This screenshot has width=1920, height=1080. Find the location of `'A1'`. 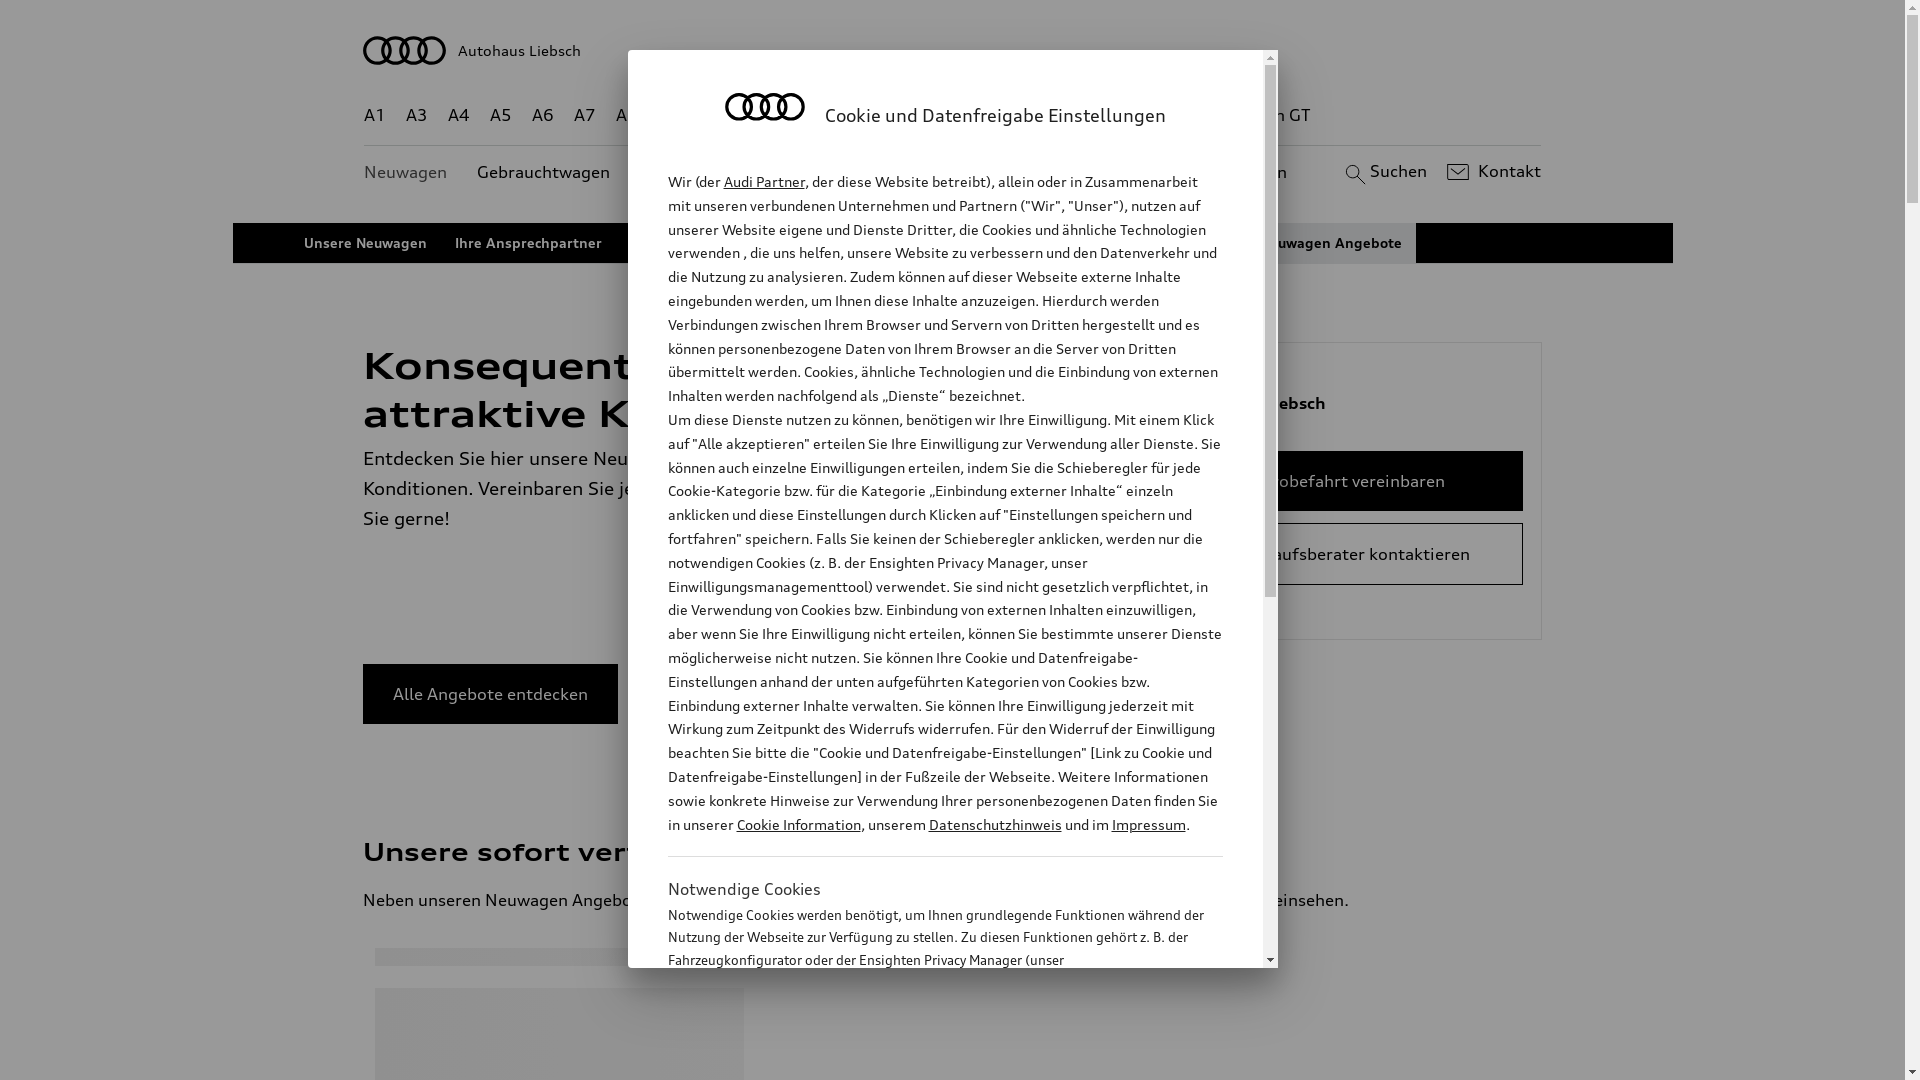

'A1' is located at coordinates (374, 115).